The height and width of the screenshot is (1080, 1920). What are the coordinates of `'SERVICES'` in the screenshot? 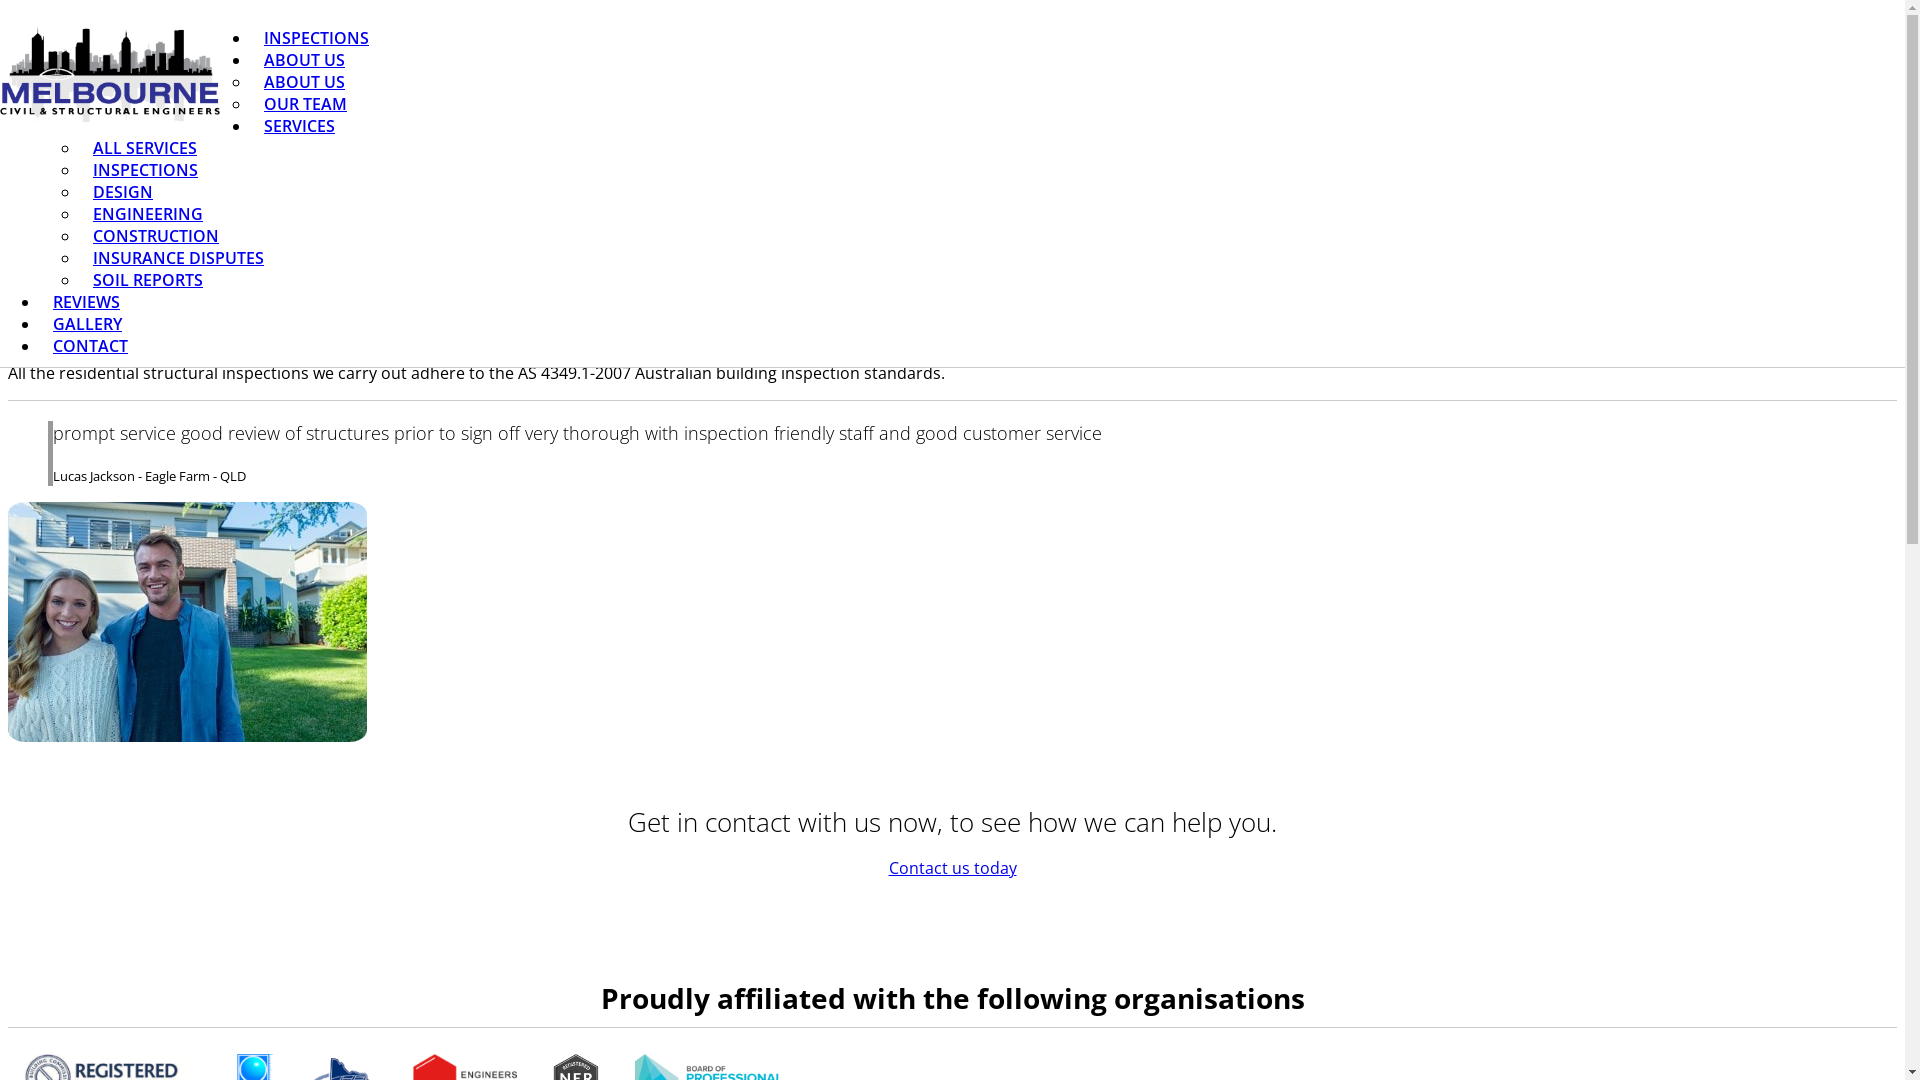 It's located at (301, 126).